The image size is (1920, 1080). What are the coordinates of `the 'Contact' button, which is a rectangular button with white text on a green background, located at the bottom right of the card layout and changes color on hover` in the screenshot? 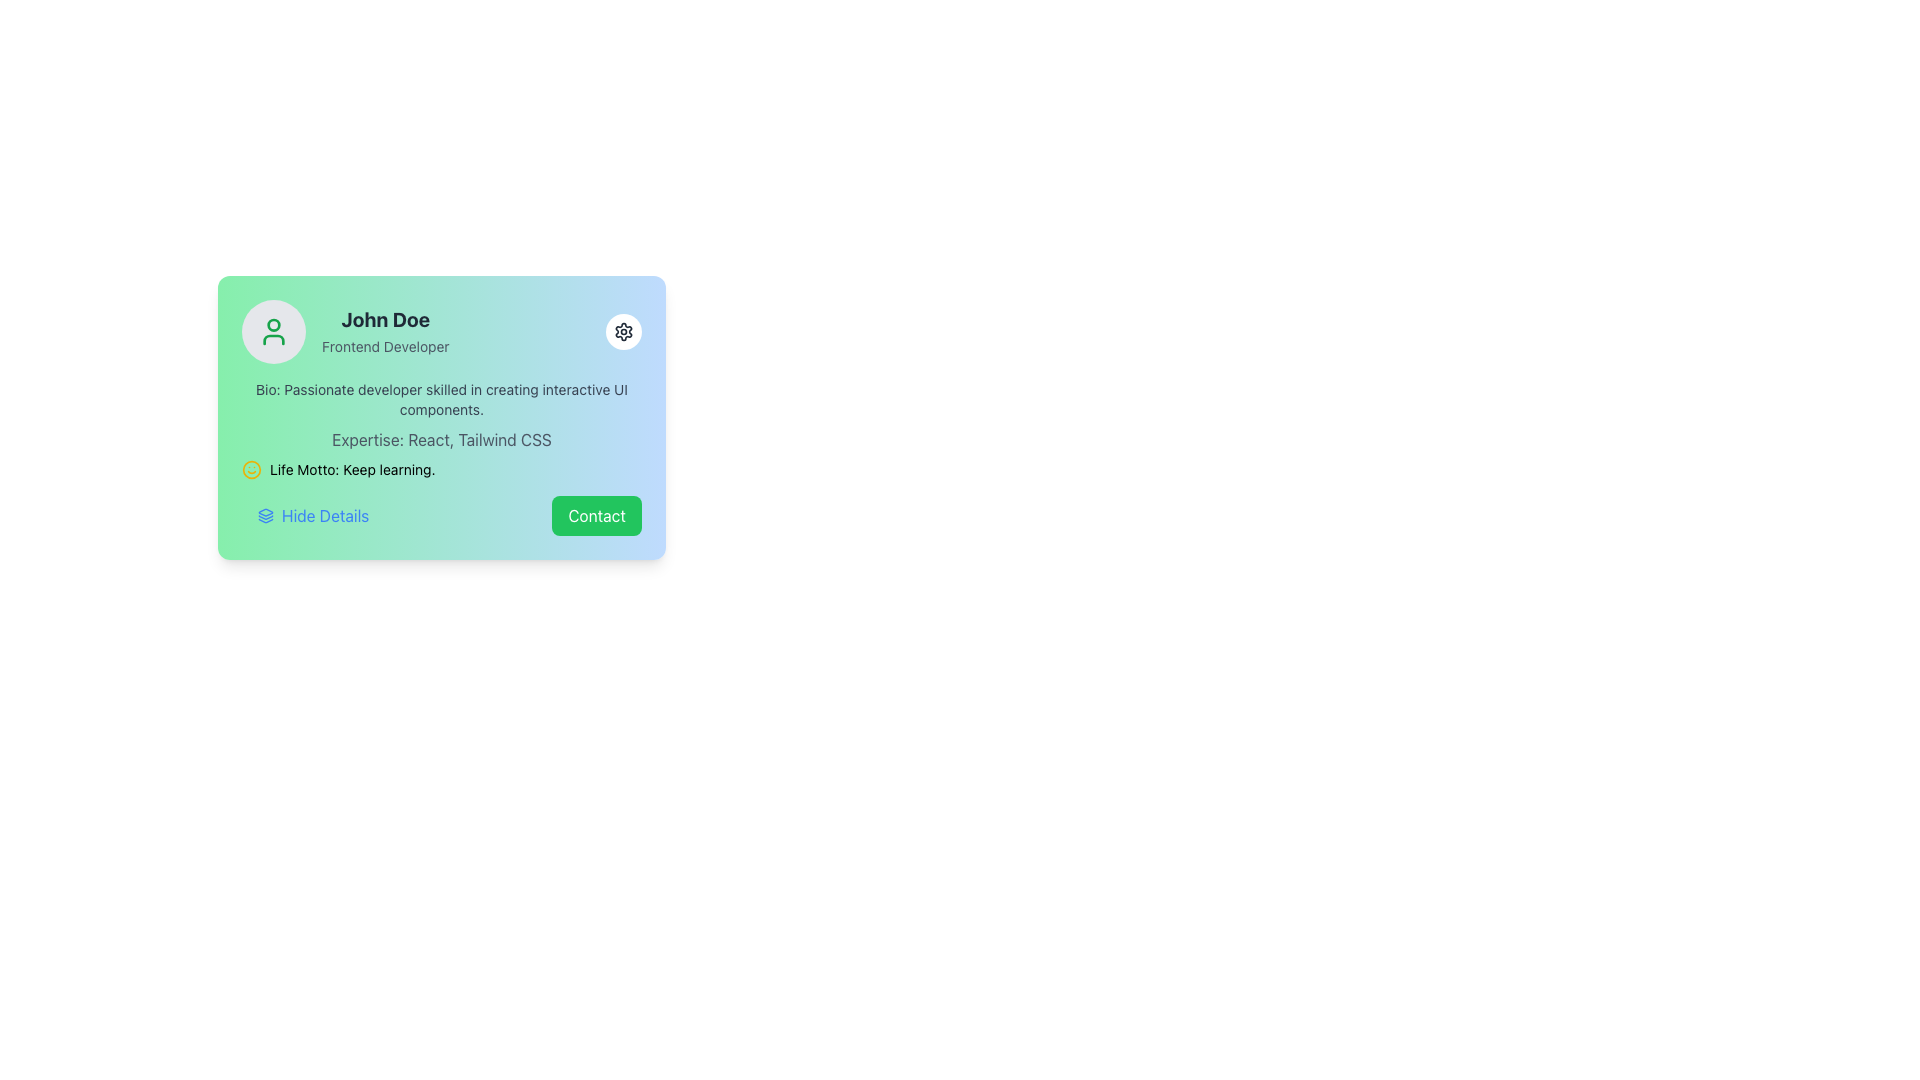 It's located at (596, 515).